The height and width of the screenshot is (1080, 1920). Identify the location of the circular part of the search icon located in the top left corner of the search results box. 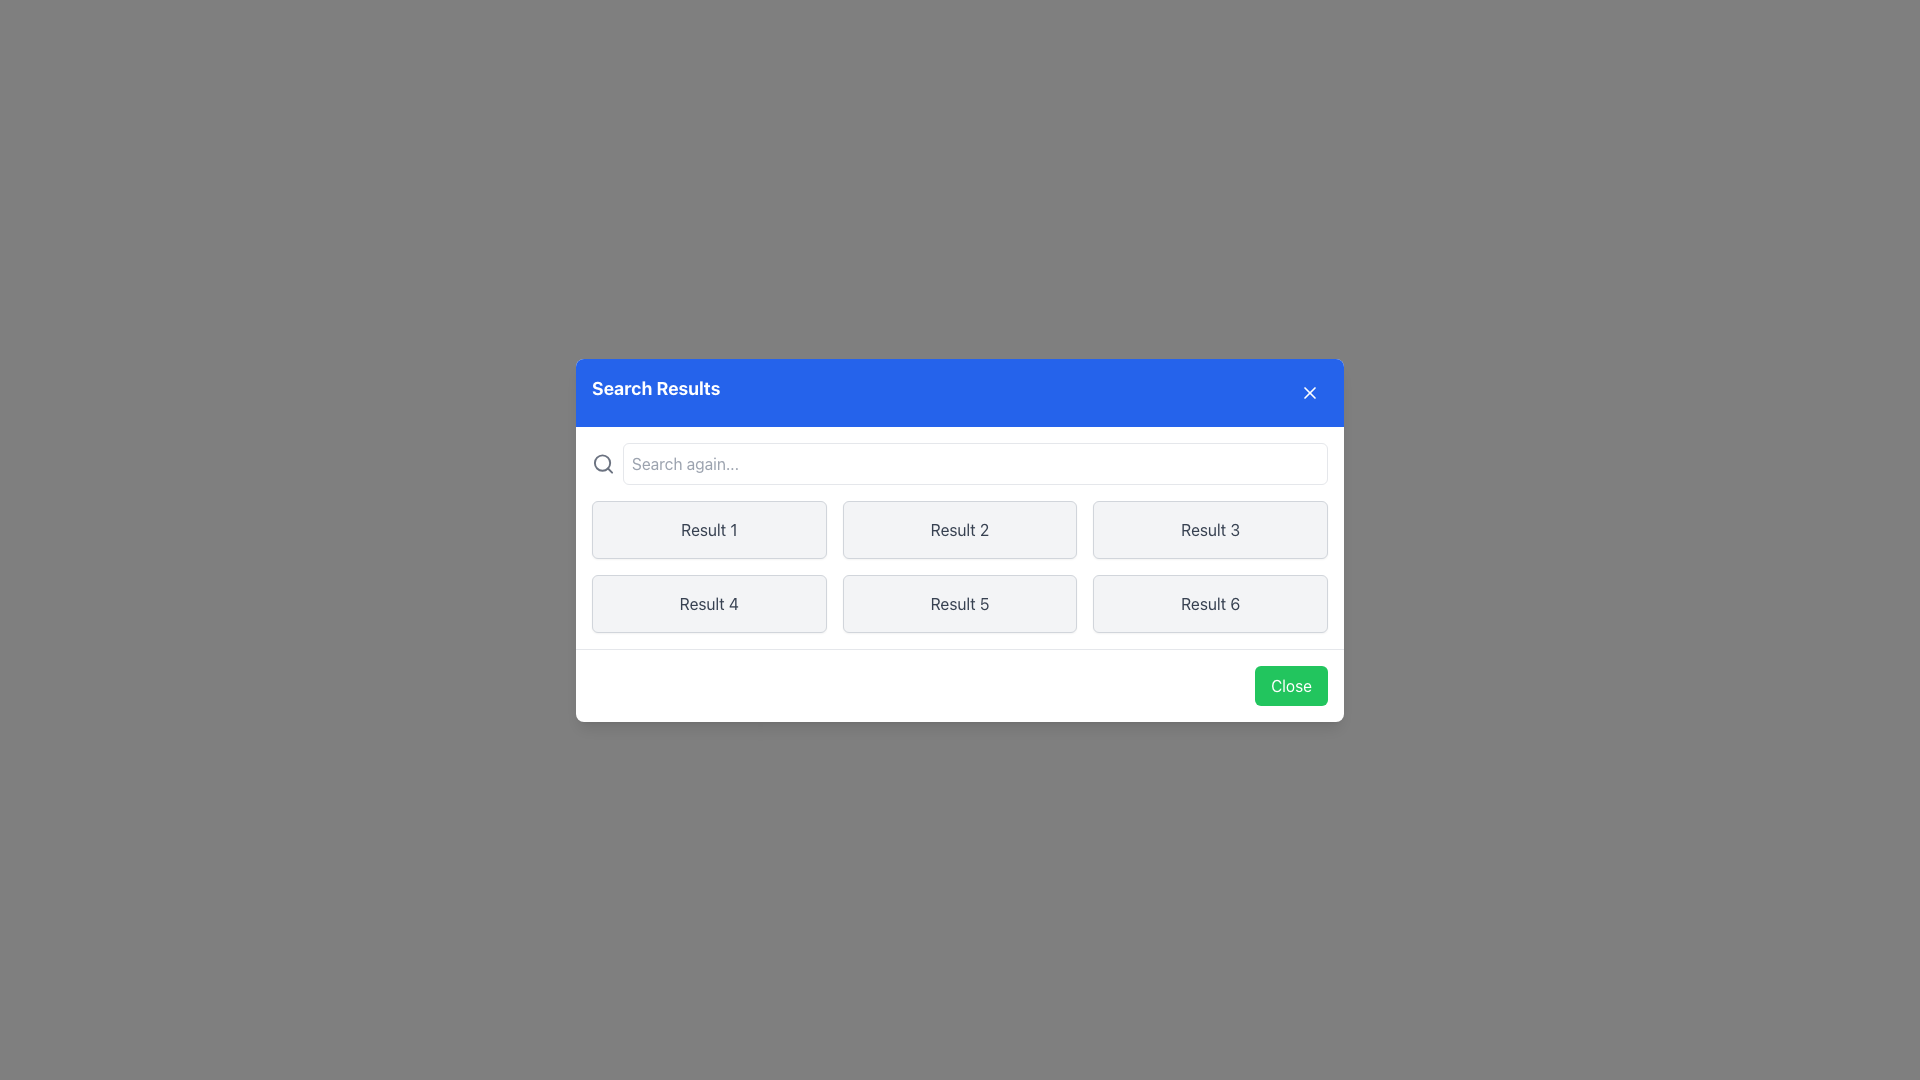
(601, 462).